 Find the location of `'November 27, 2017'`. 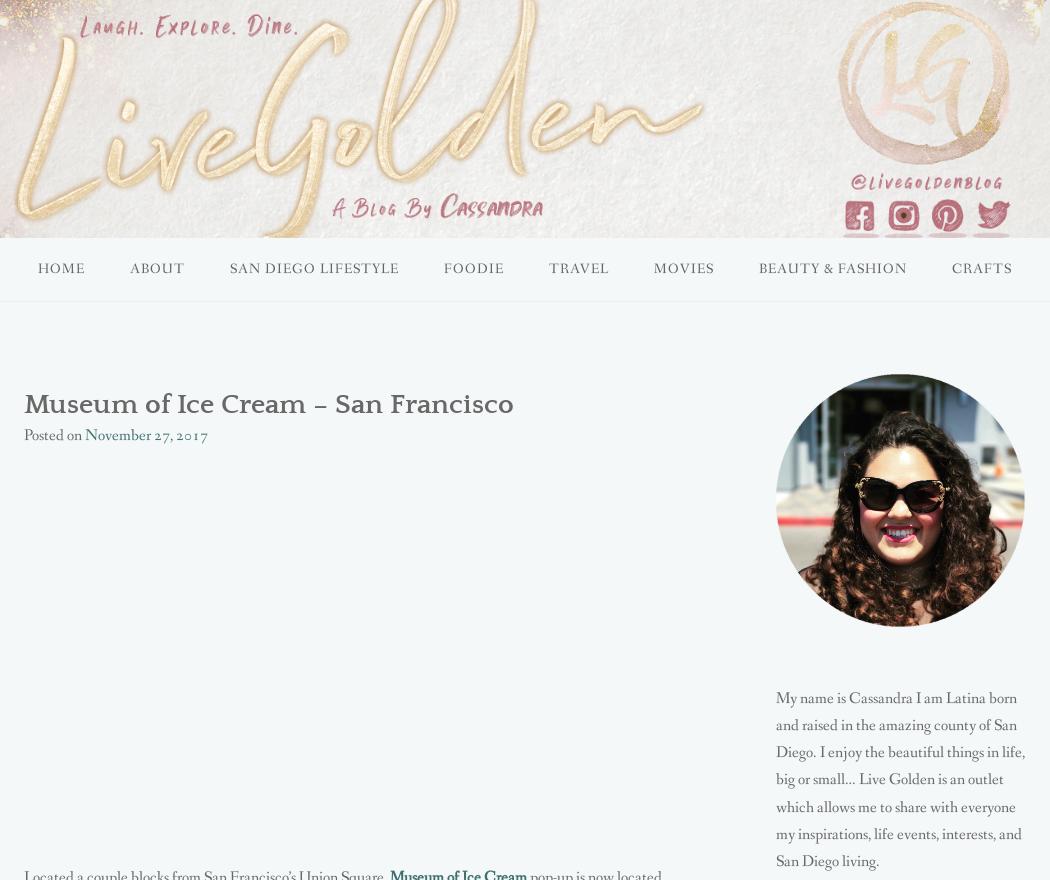

'November 27, 2017' is located at coordinates (85, 434).